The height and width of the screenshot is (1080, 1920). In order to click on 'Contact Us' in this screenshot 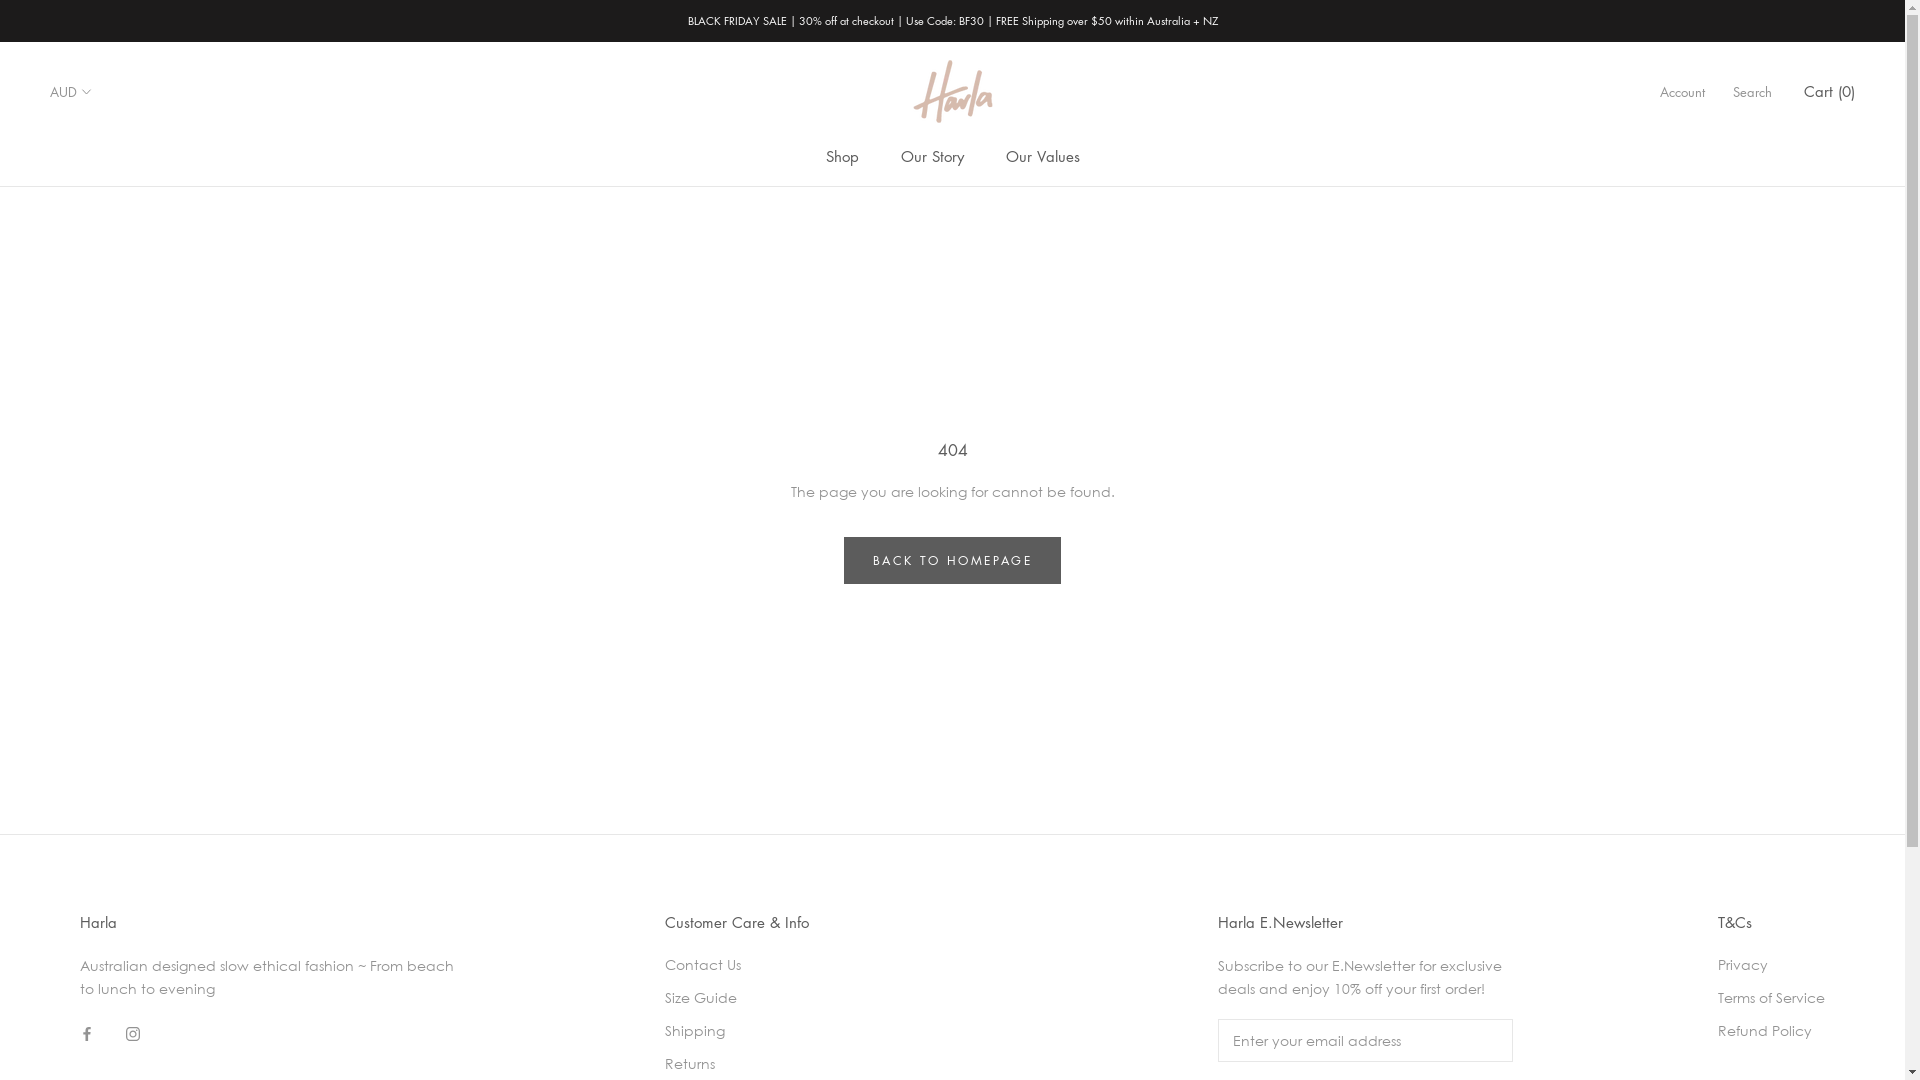, I will do `click(665, 963)`.